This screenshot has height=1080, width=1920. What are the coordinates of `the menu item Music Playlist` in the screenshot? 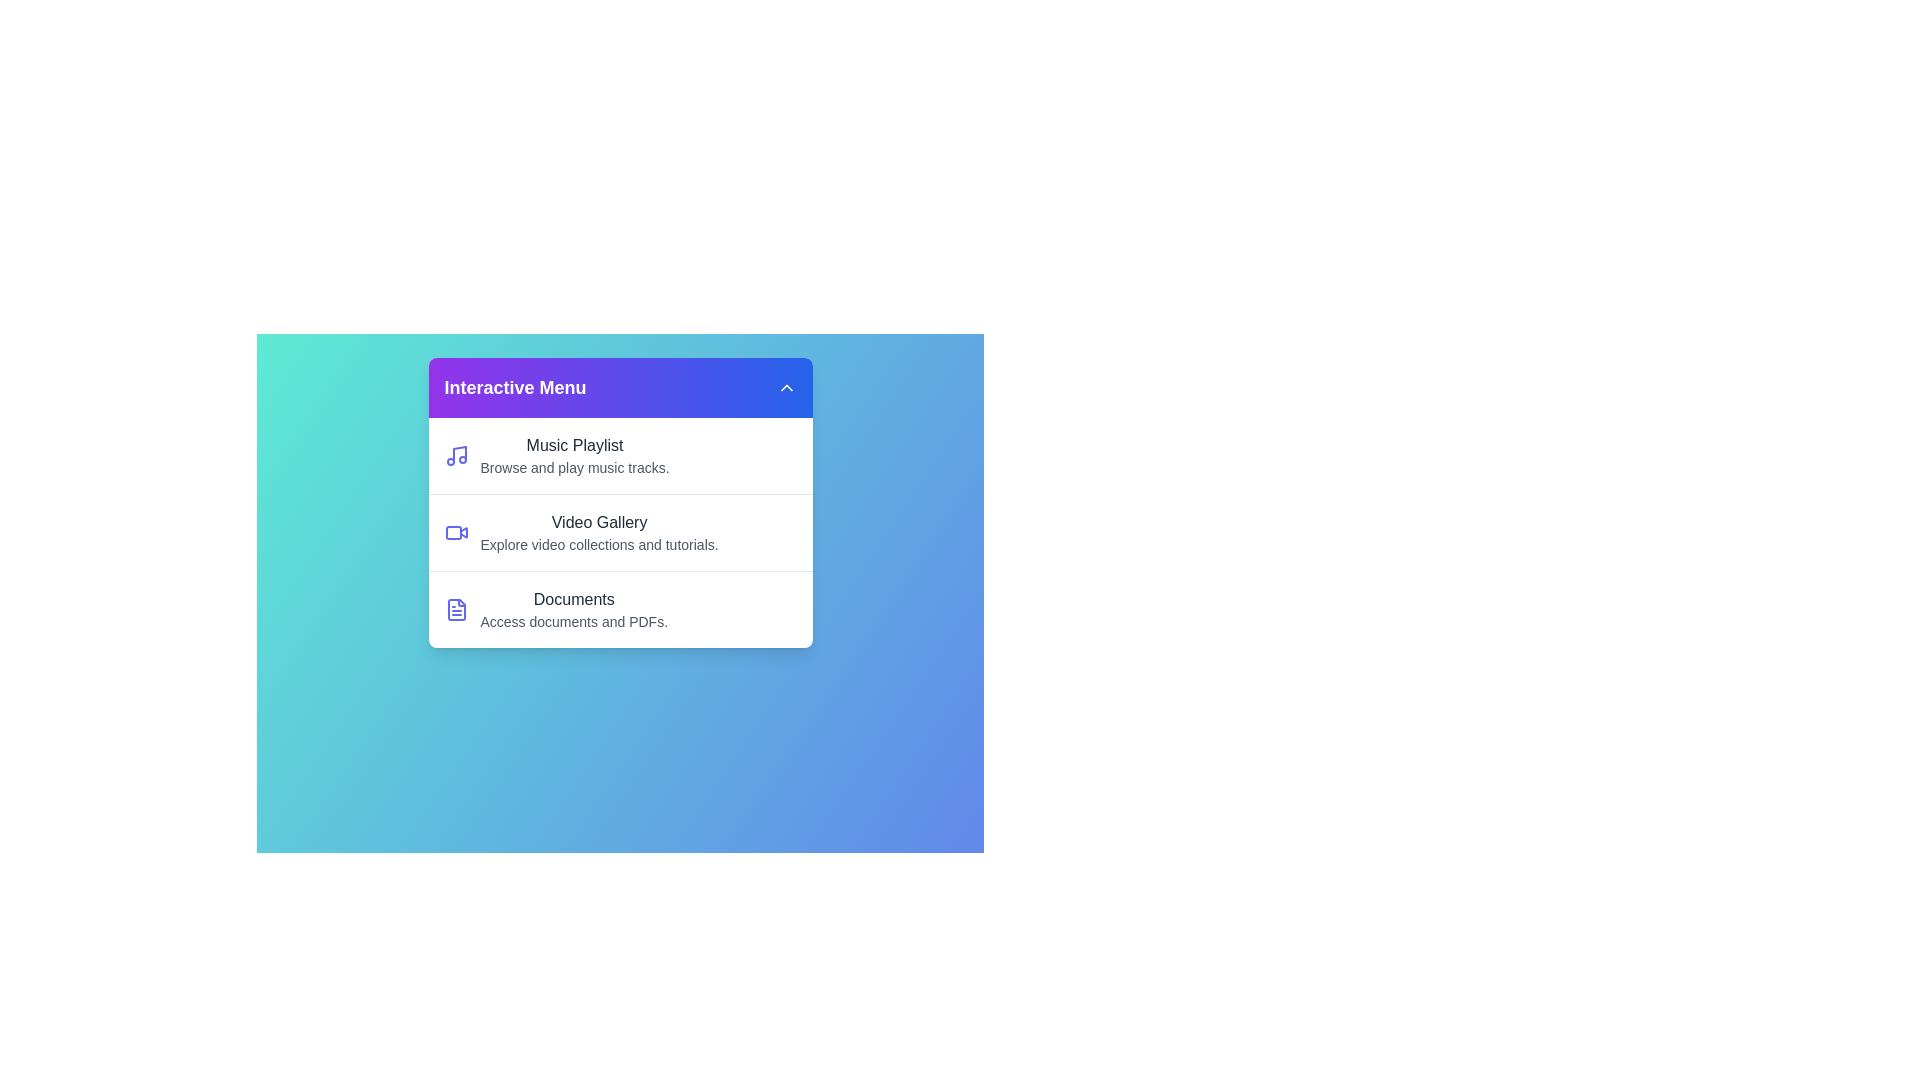 It's located at (619, 455).